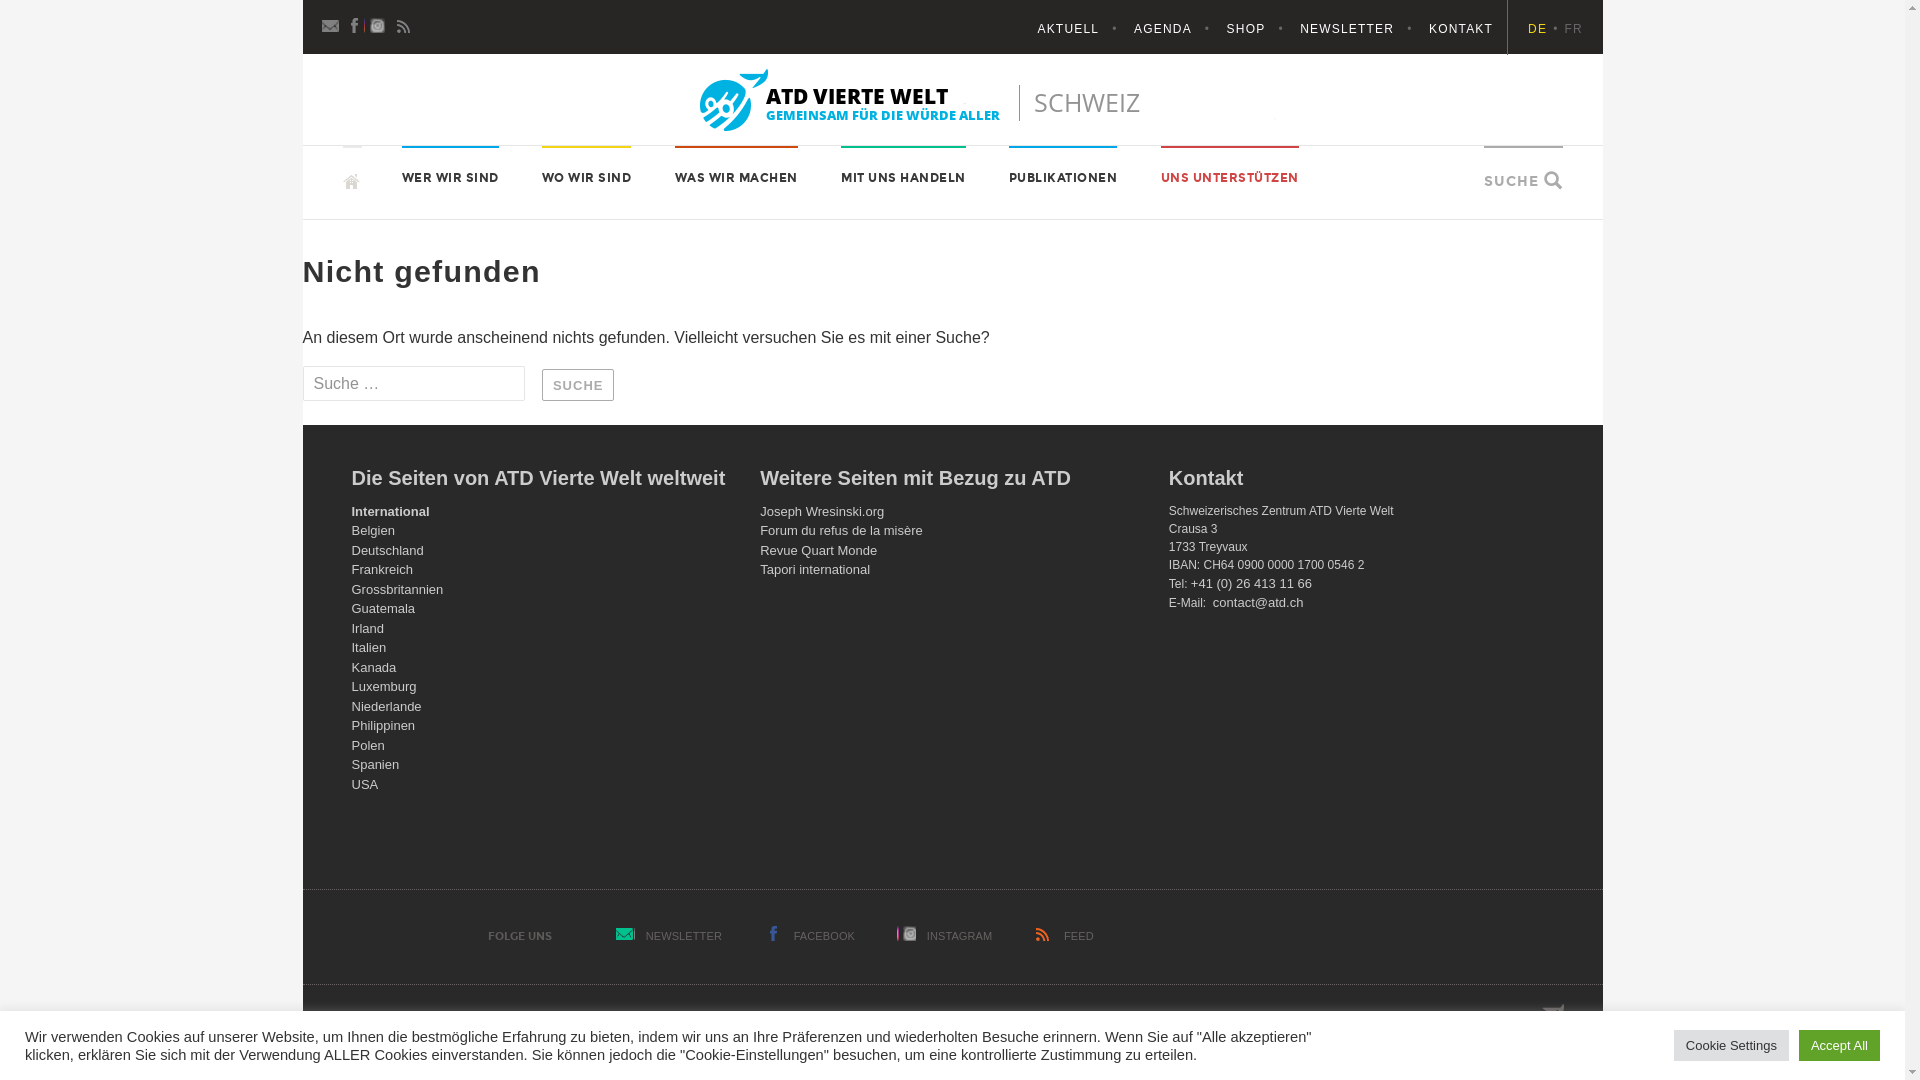  What do you see at coordinates (373, 529) in the screenshot?
I see `'Belgien'` at bounding box center [373, 529].